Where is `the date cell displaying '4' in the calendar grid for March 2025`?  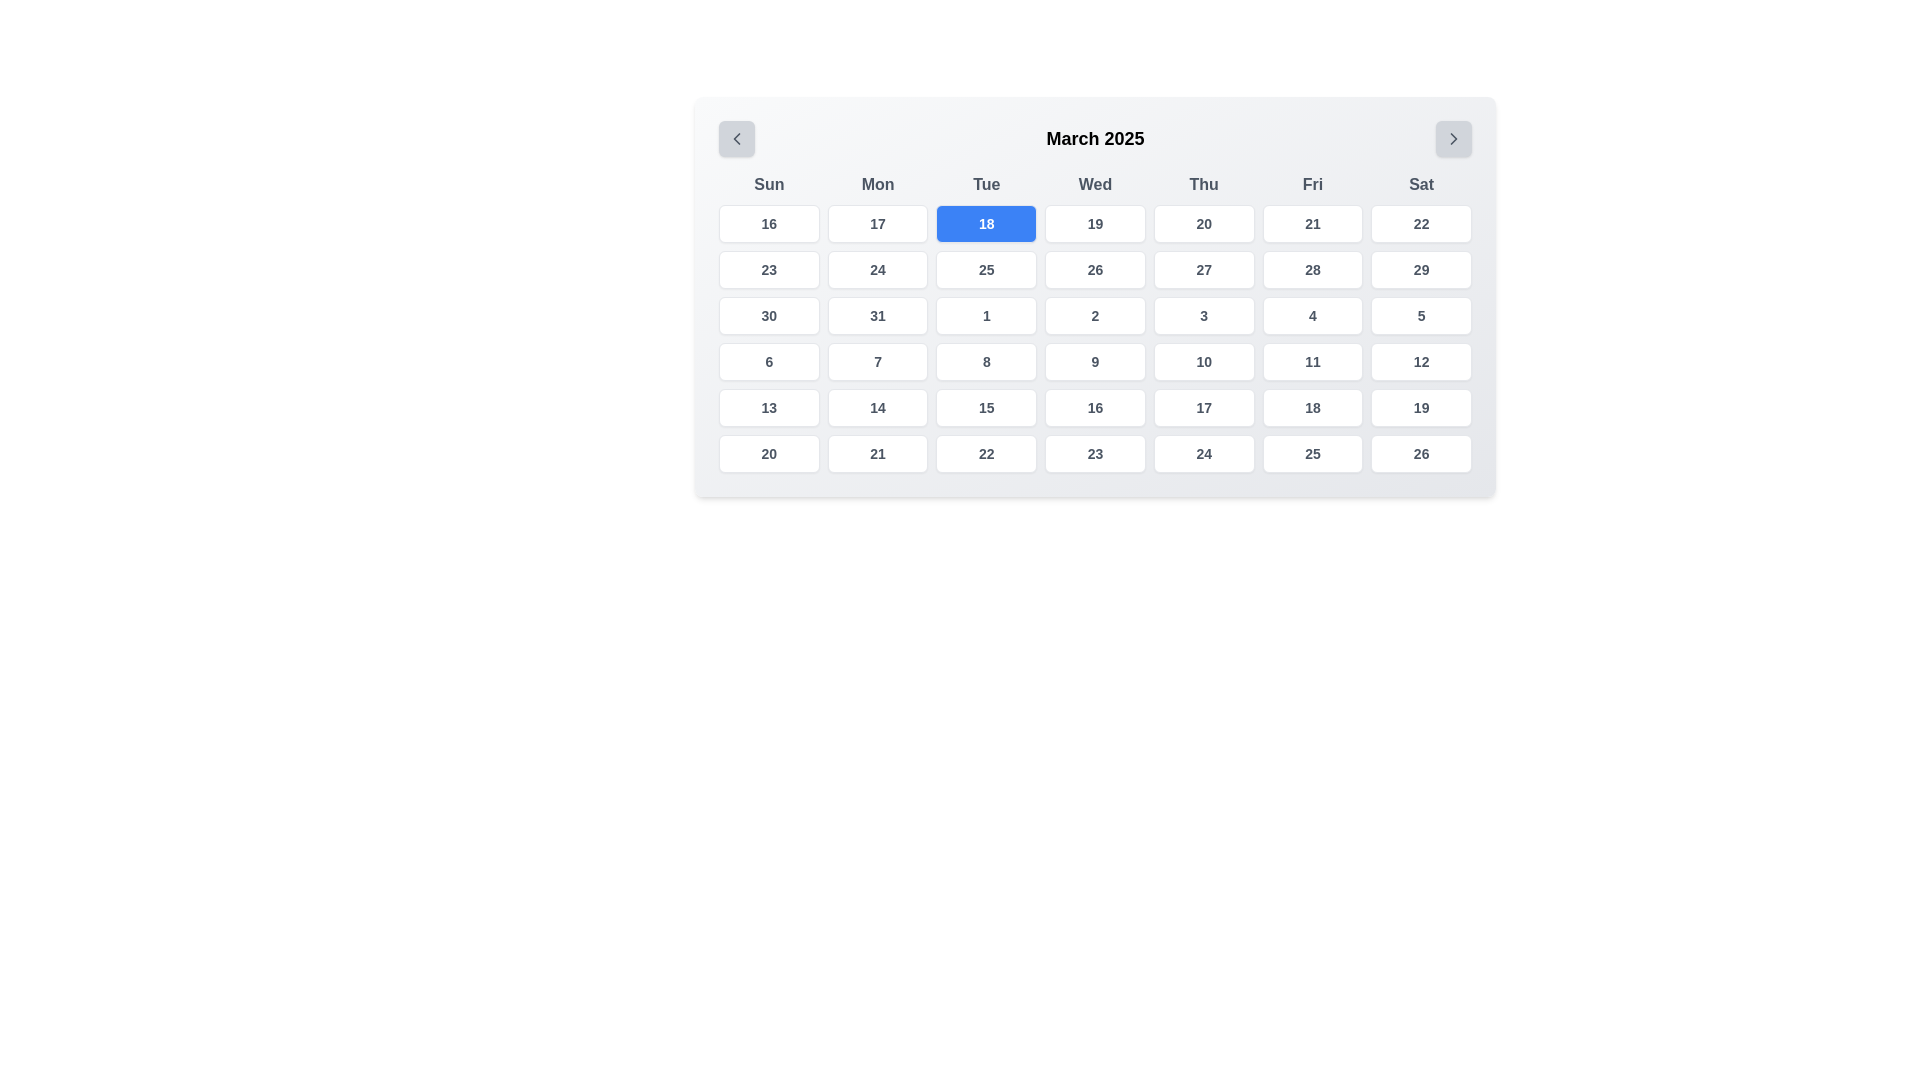 the date cell displaying '4' in the calendar grid for March 2025 is located at coordinates (1312, 315).